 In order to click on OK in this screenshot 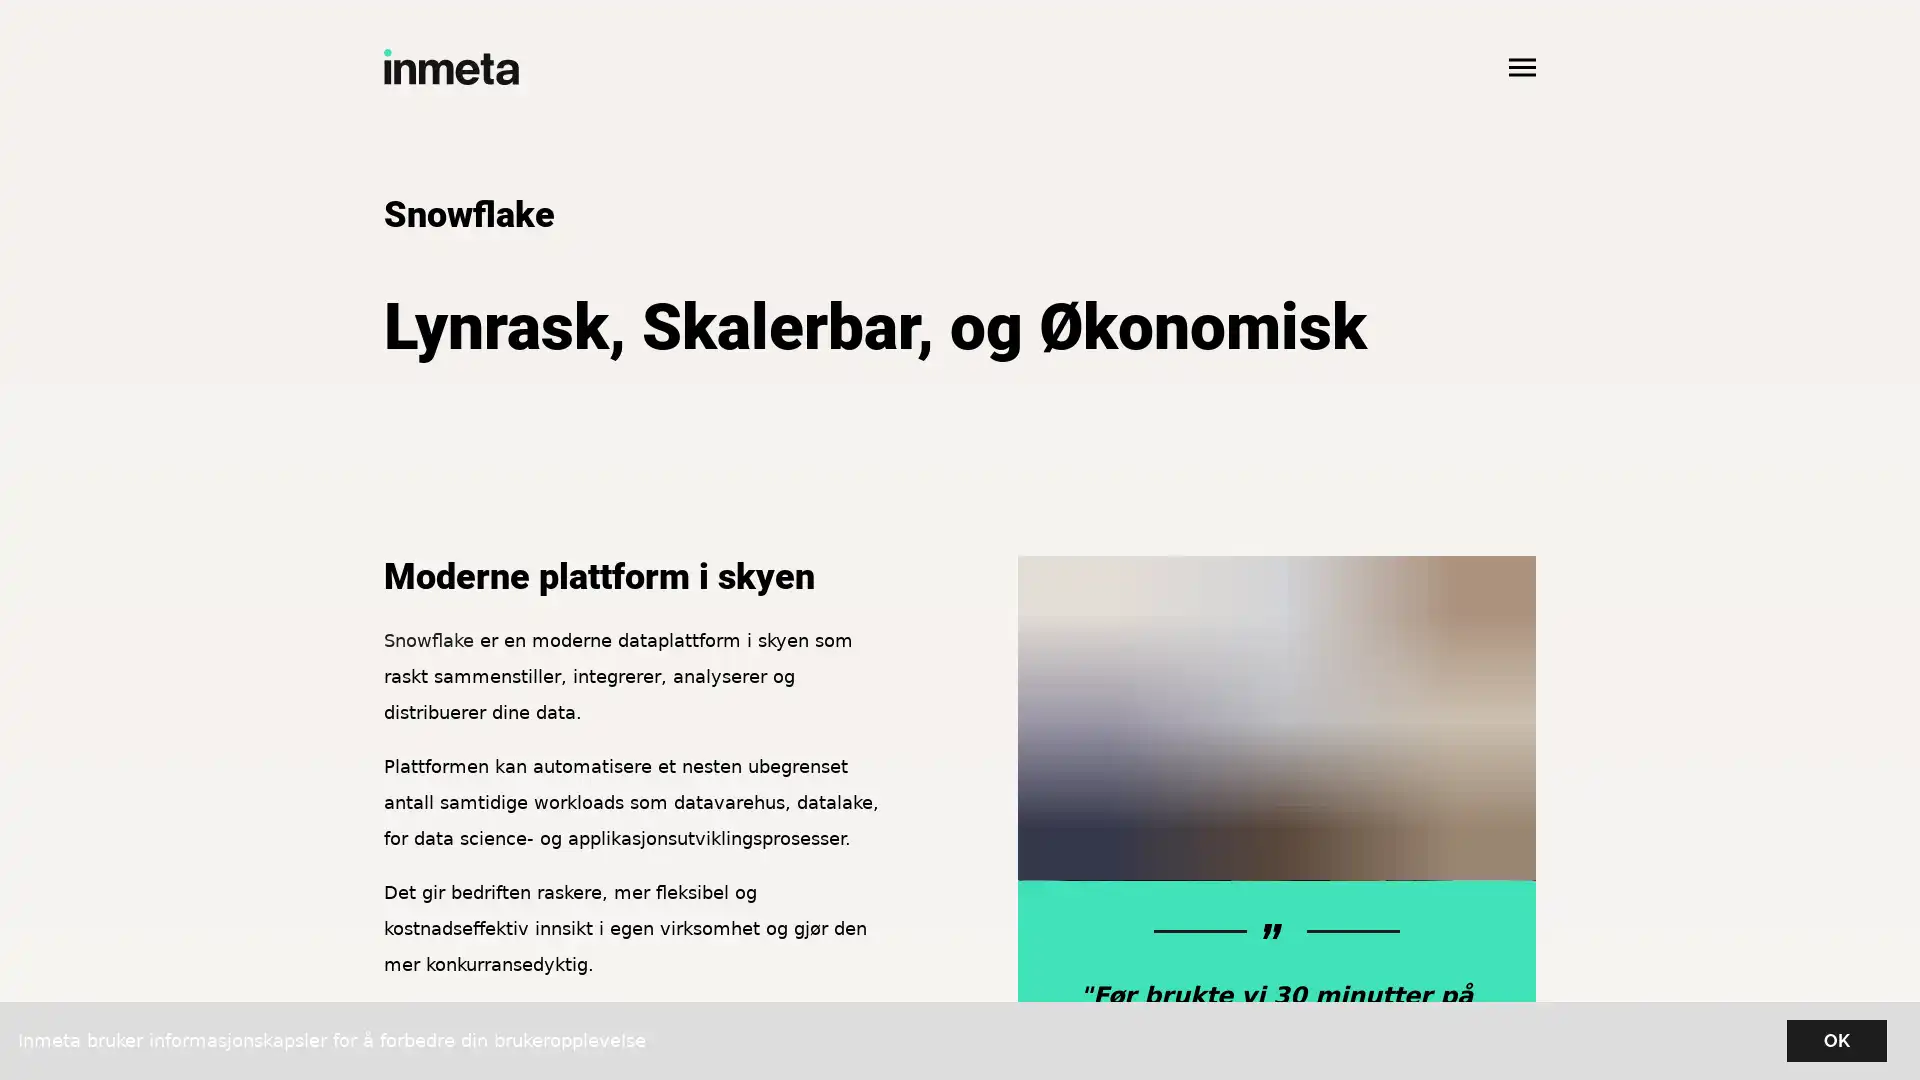, I will do `click(1837, 1039)`.